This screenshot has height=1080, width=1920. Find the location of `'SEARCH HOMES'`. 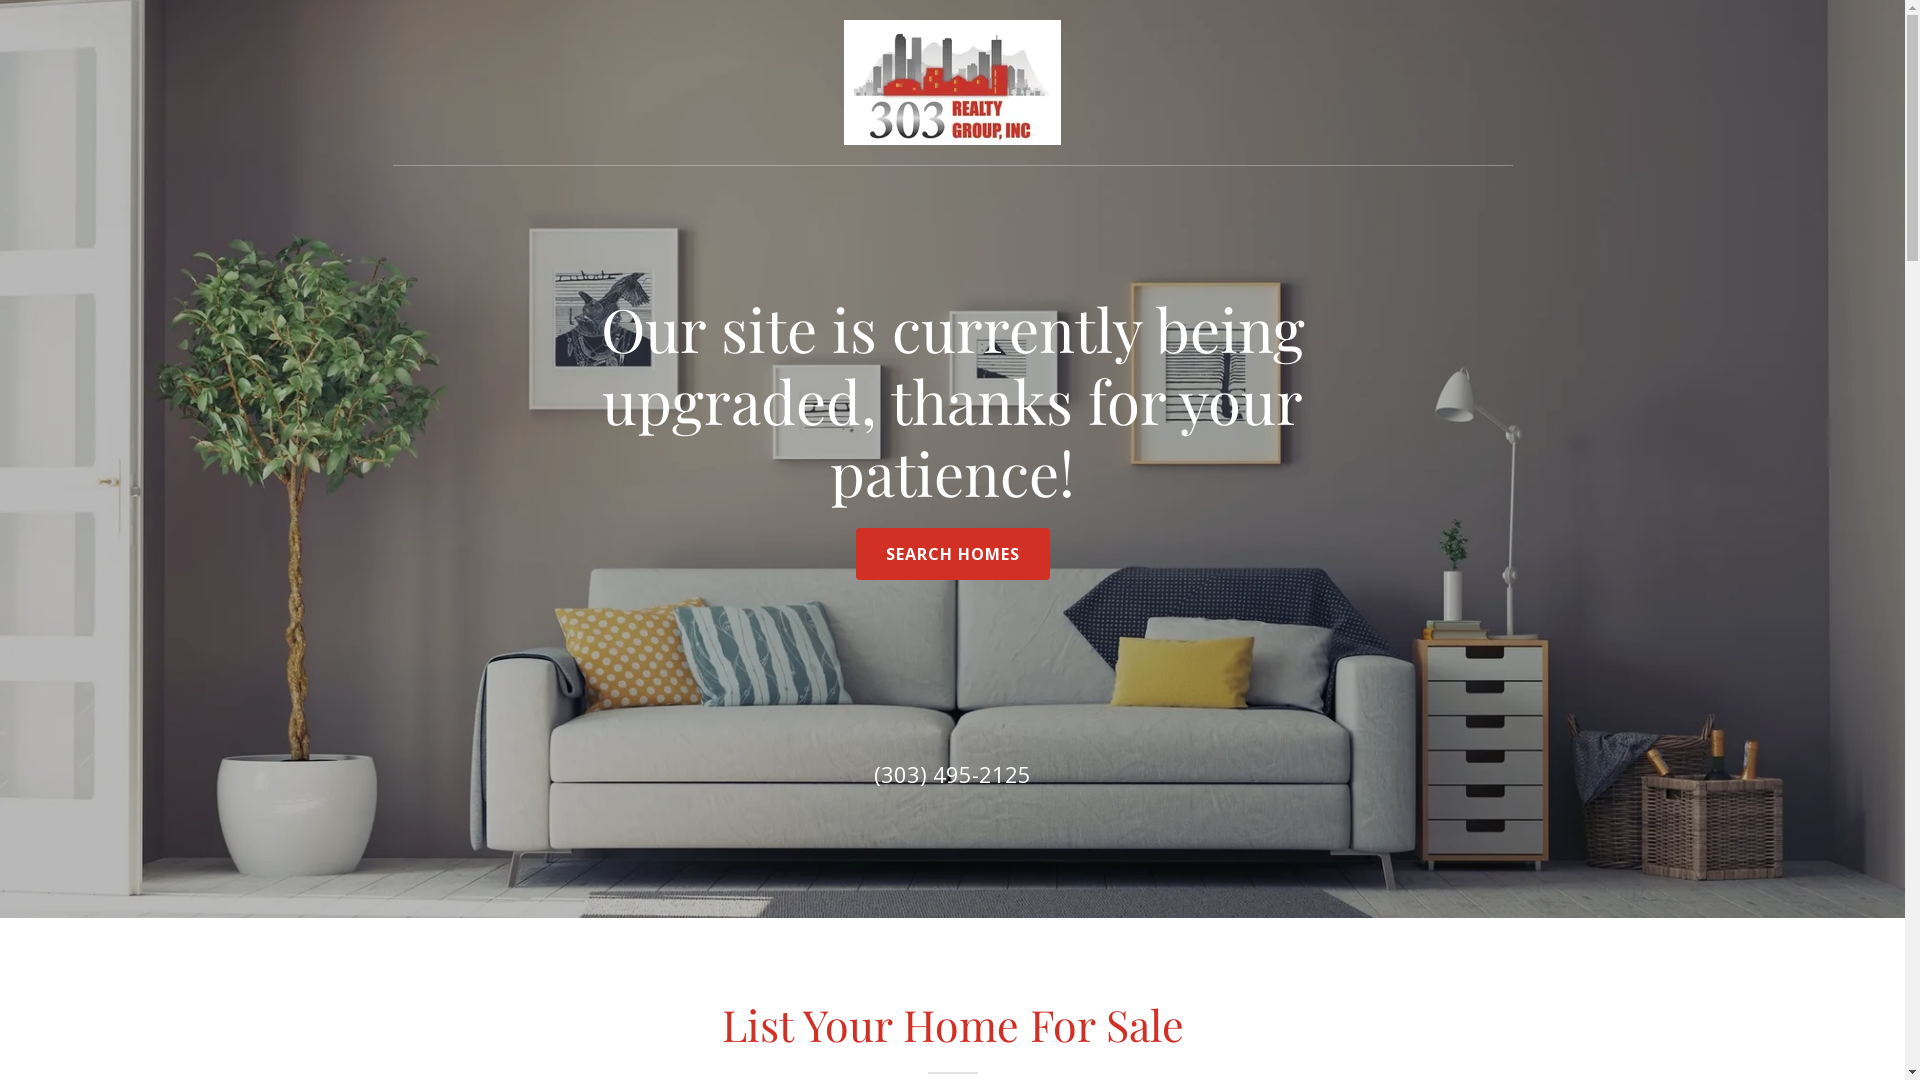

'SEARCH HOMES' is located at coordinates (952, 554).